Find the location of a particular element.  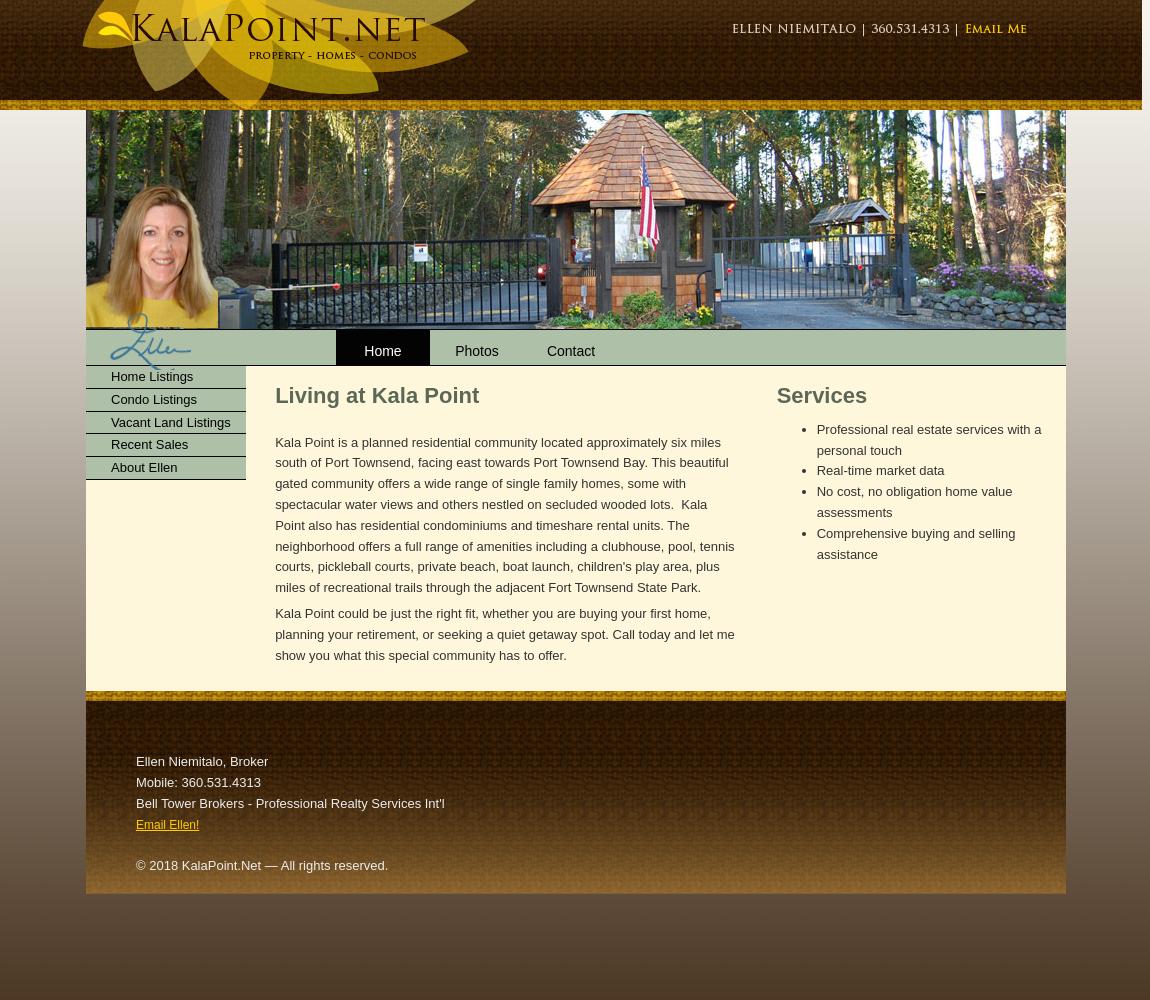

'Professional real estate services with a personal touch' is located at coordinates (928, 438).